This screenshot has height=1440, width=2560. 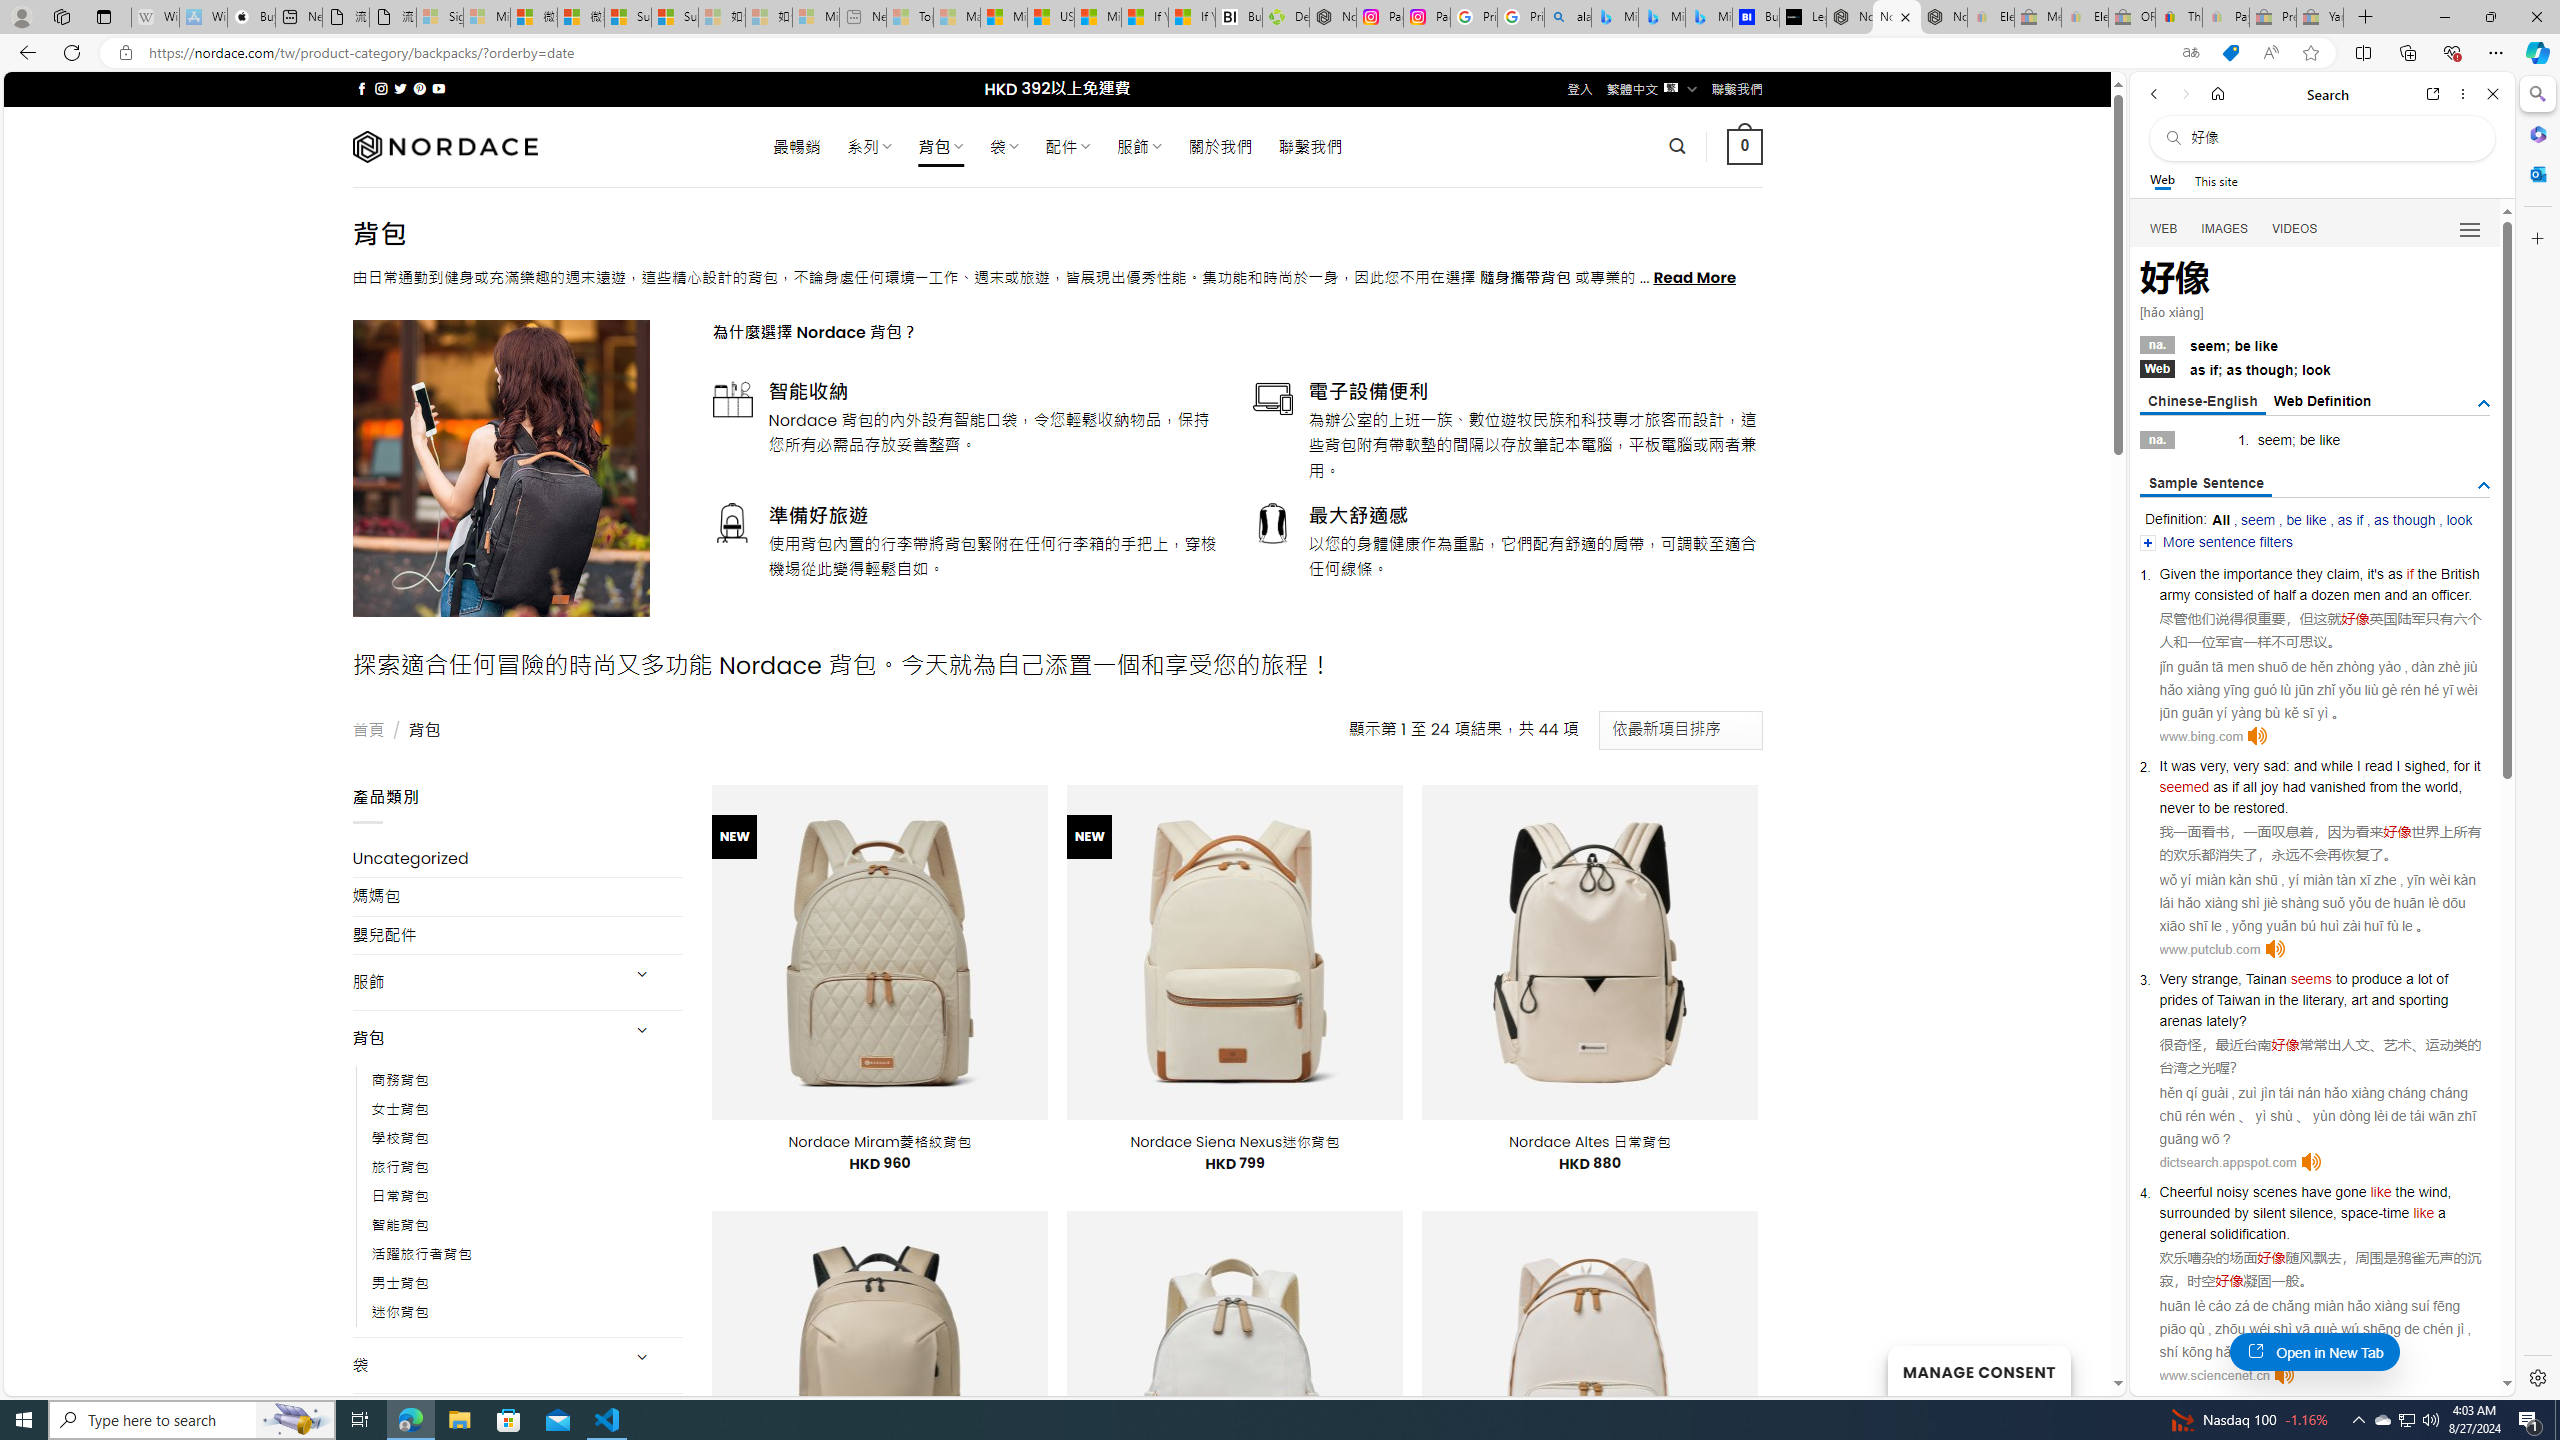 I want to click on 'Wikipedia - Sleeping', so click(x=154, y=16).